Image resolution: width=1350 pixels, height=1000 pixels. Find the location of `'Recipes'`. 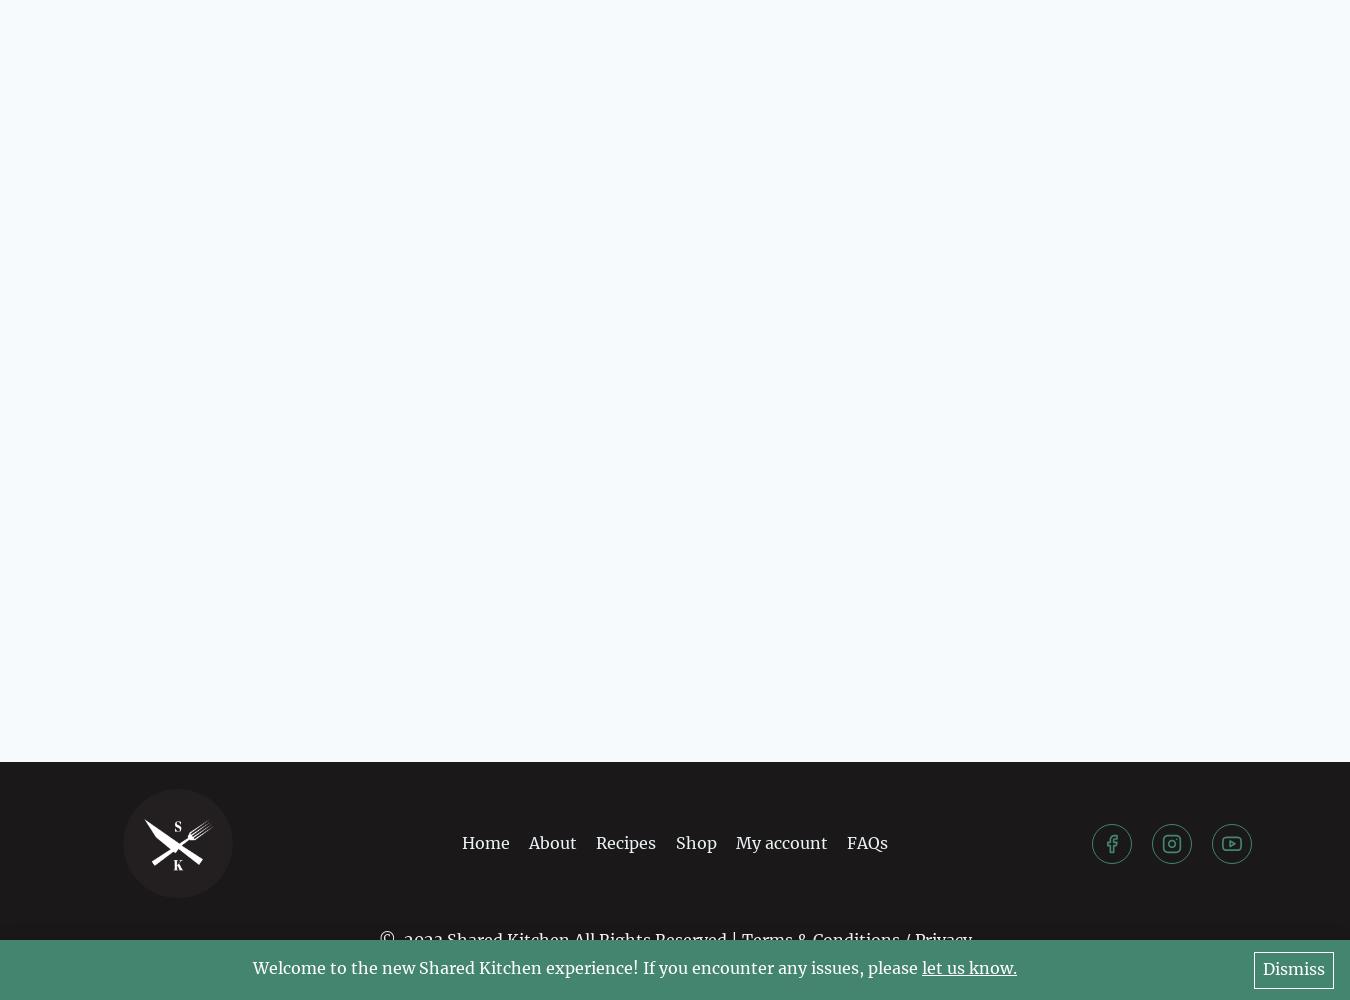

'Recipes' is located at coordinates (625, 841).